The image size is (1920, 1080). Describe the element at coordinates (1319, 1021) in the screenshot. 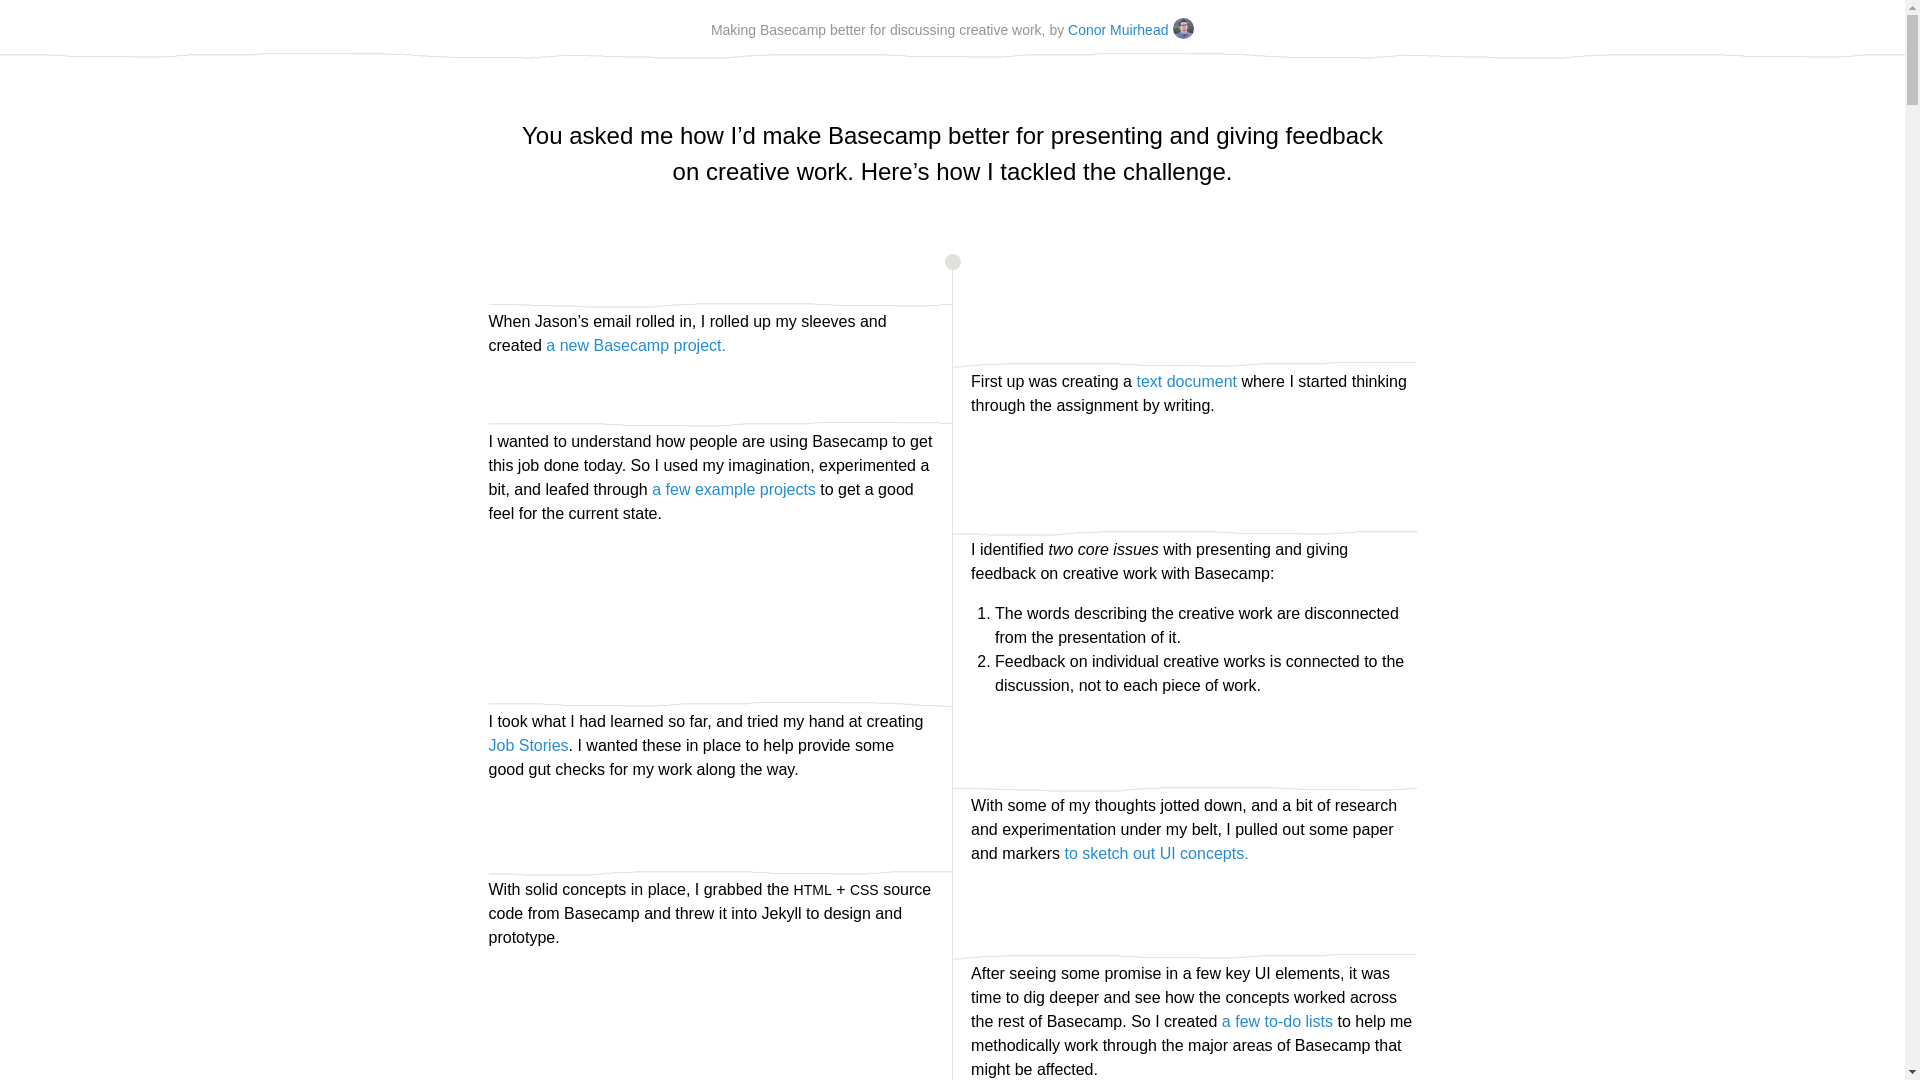

I see `'lists'` at that location.